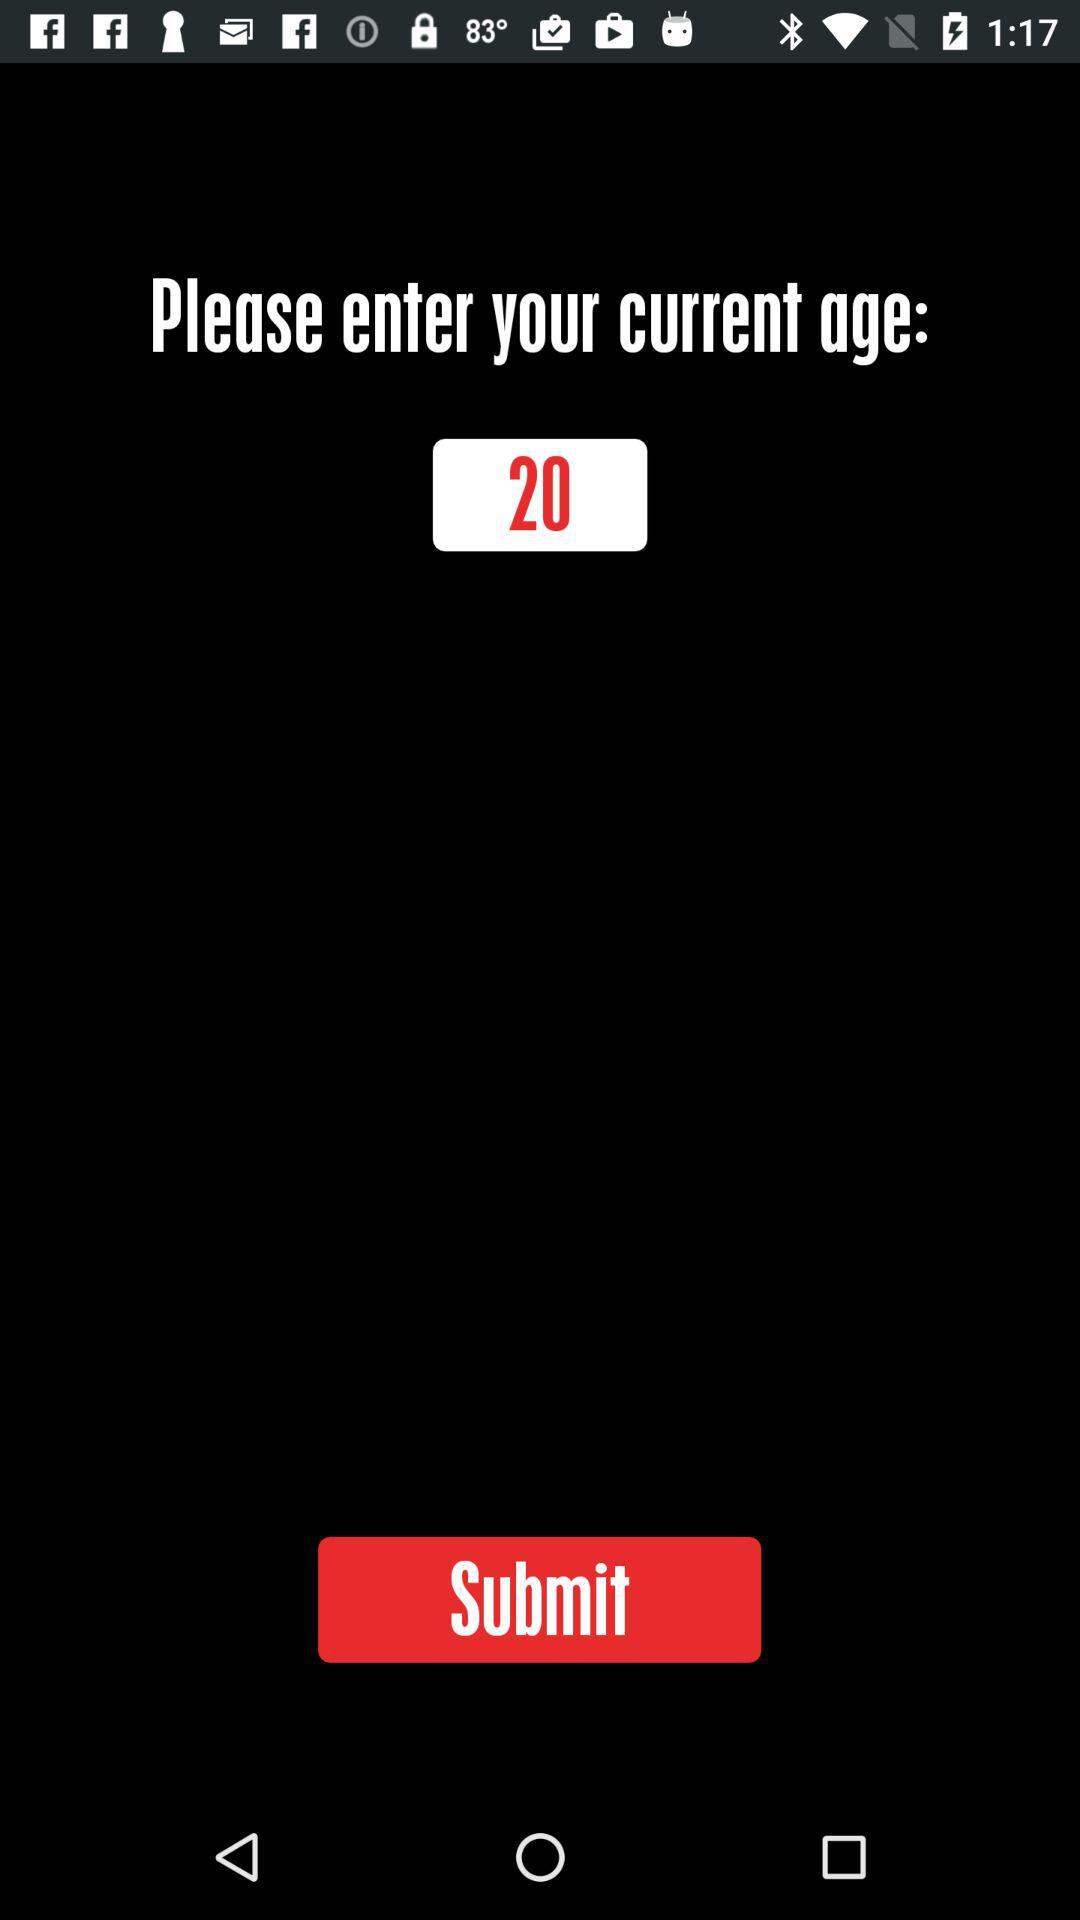 Image resolution: width=1080 pixels, height=1920 pixels. Describe the element at coordinates (540, 494) in the screenshot. I see `the item above submit icon` at that location.